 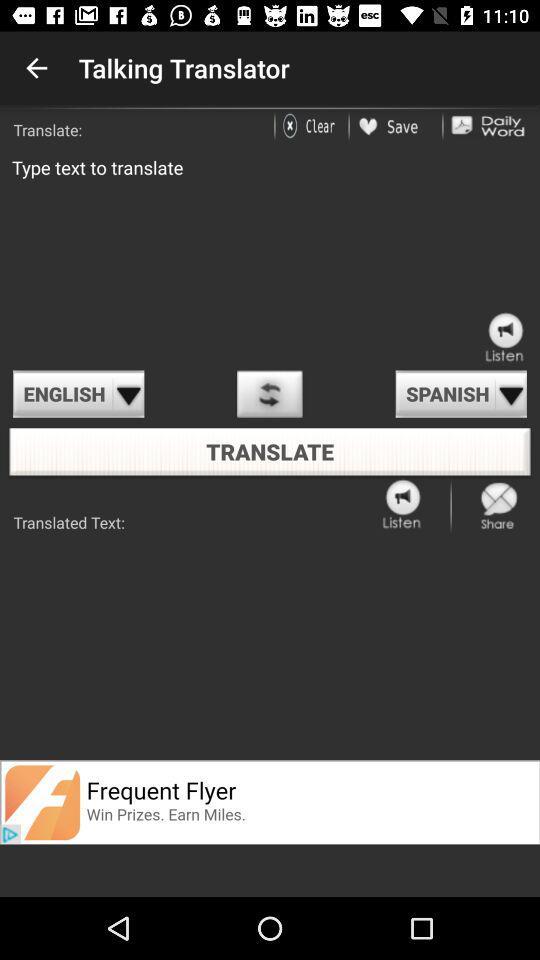 What do you see at coordinates (487, 125) in the screenshot?
I see `daily word` at bounding box center [487, 125].